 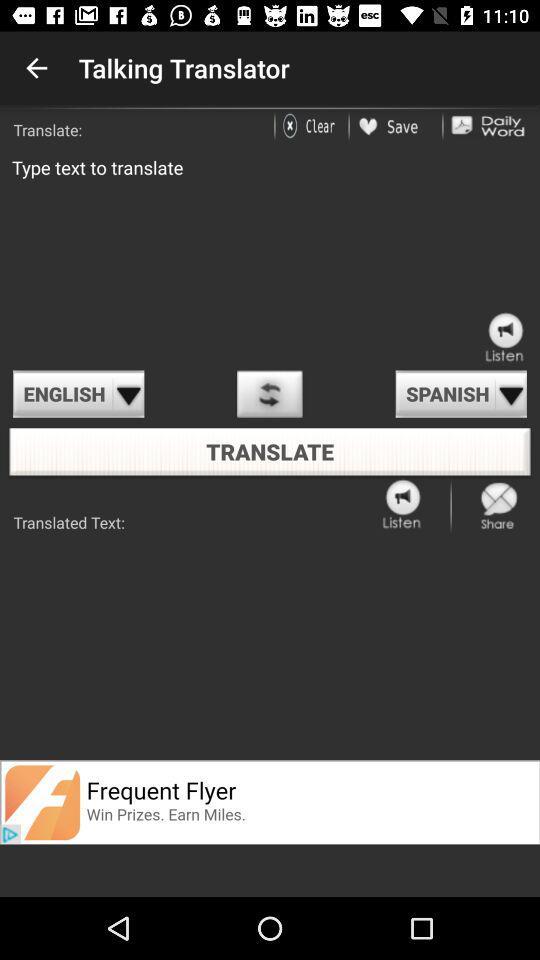 What do you see at coordinates (487, 125) in the screenshot?
I see `daily word` at bounding box center [487, 125].